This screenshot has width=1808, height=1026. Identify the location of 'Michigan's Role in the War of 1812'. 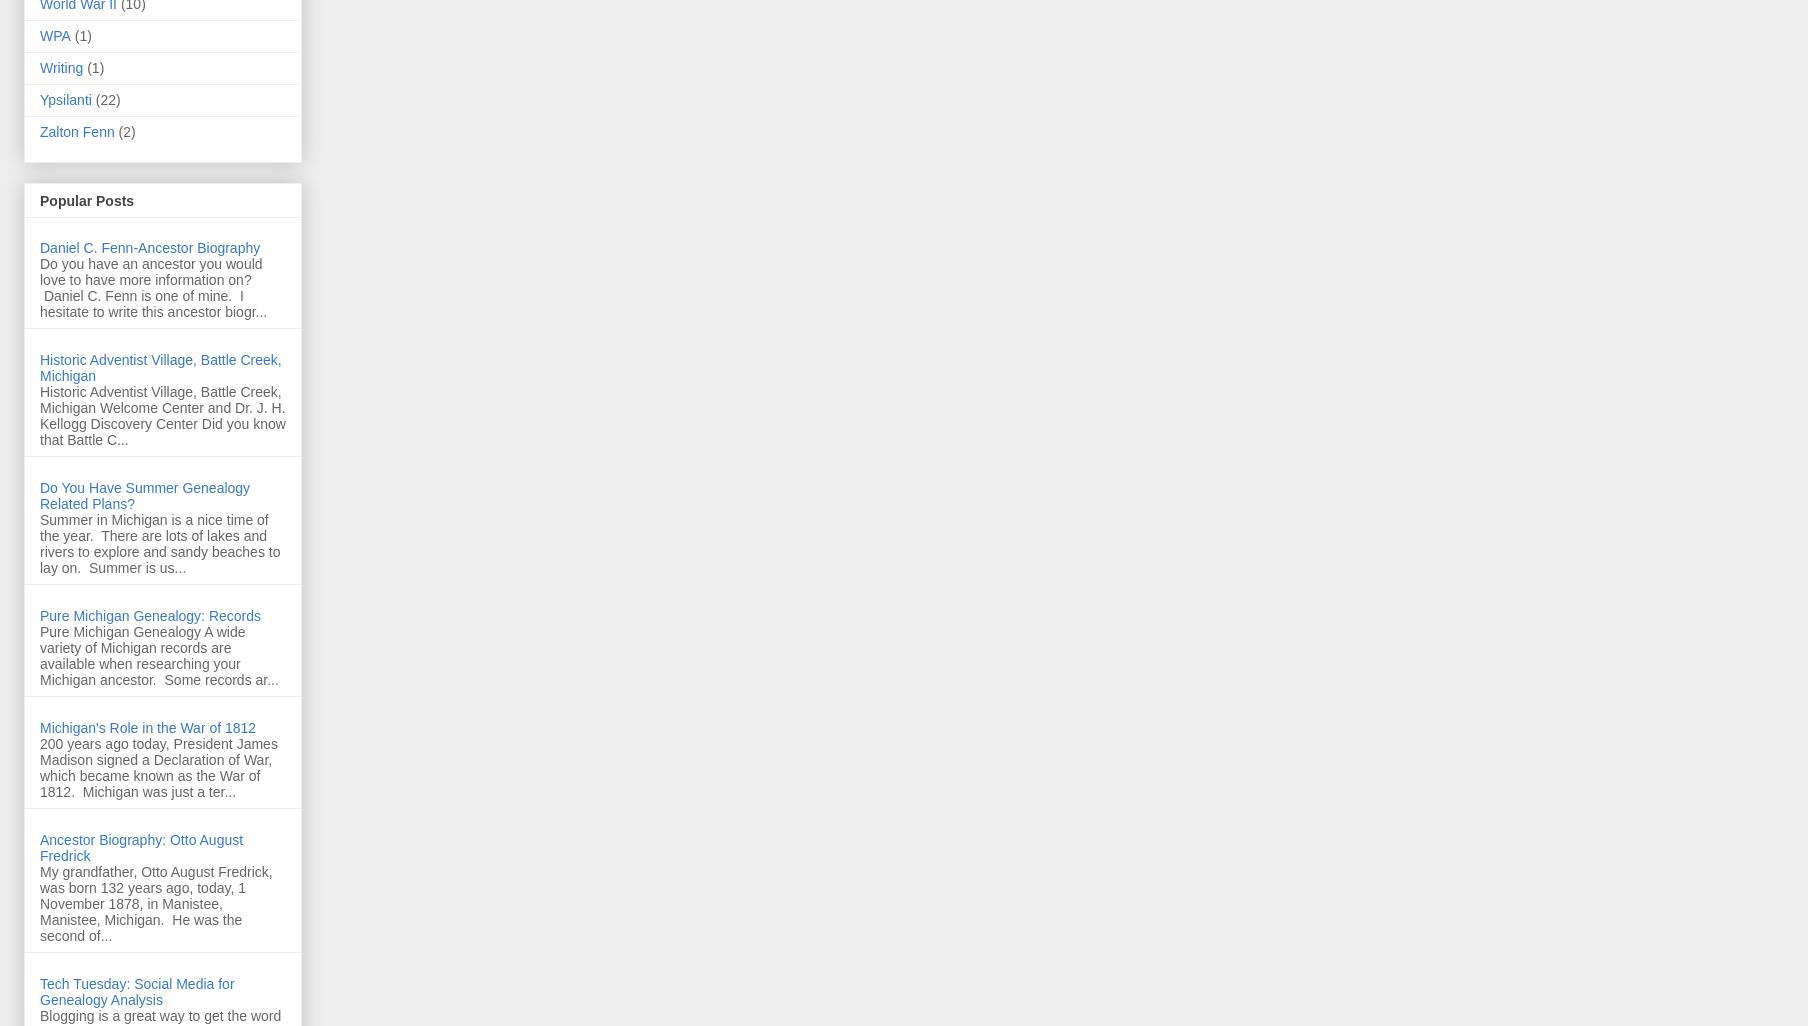
(147, 727).